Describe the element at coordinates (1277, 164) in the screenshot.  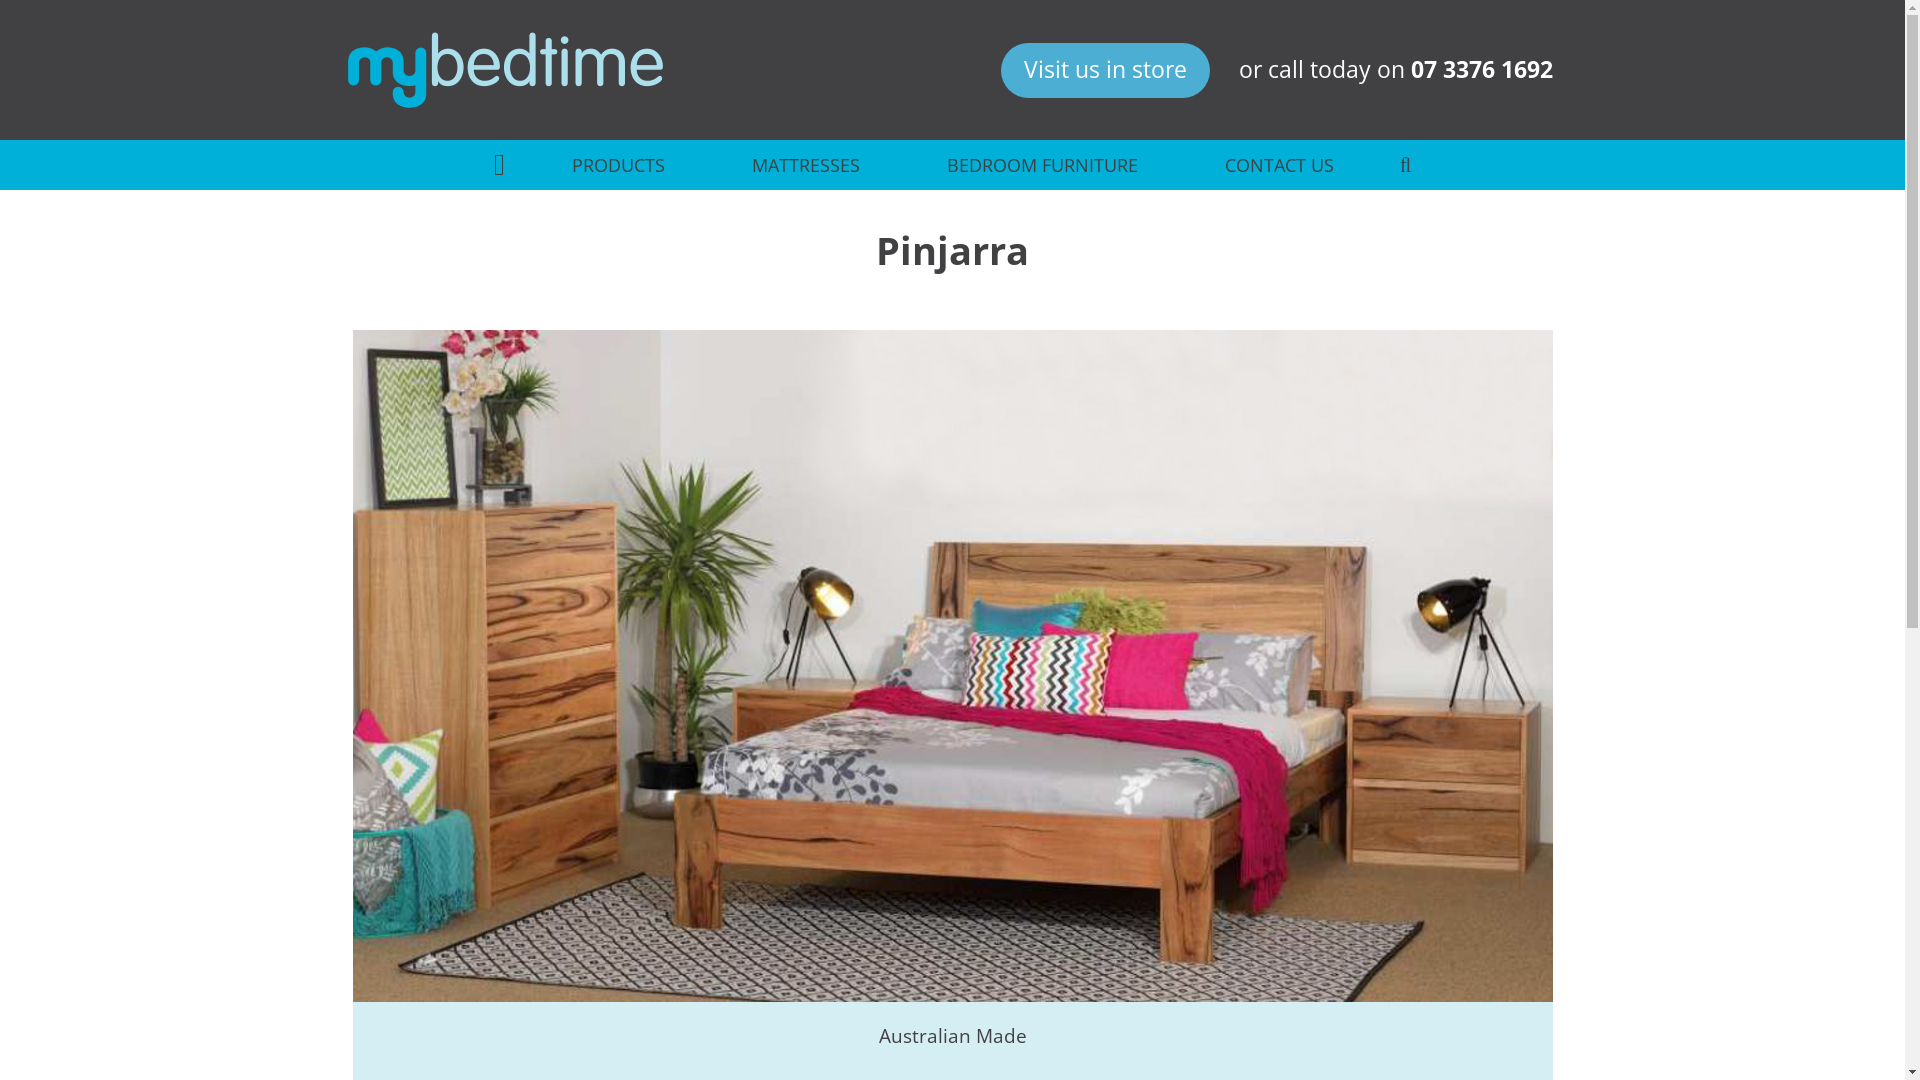
I see `'CONTACT US'` at that location.